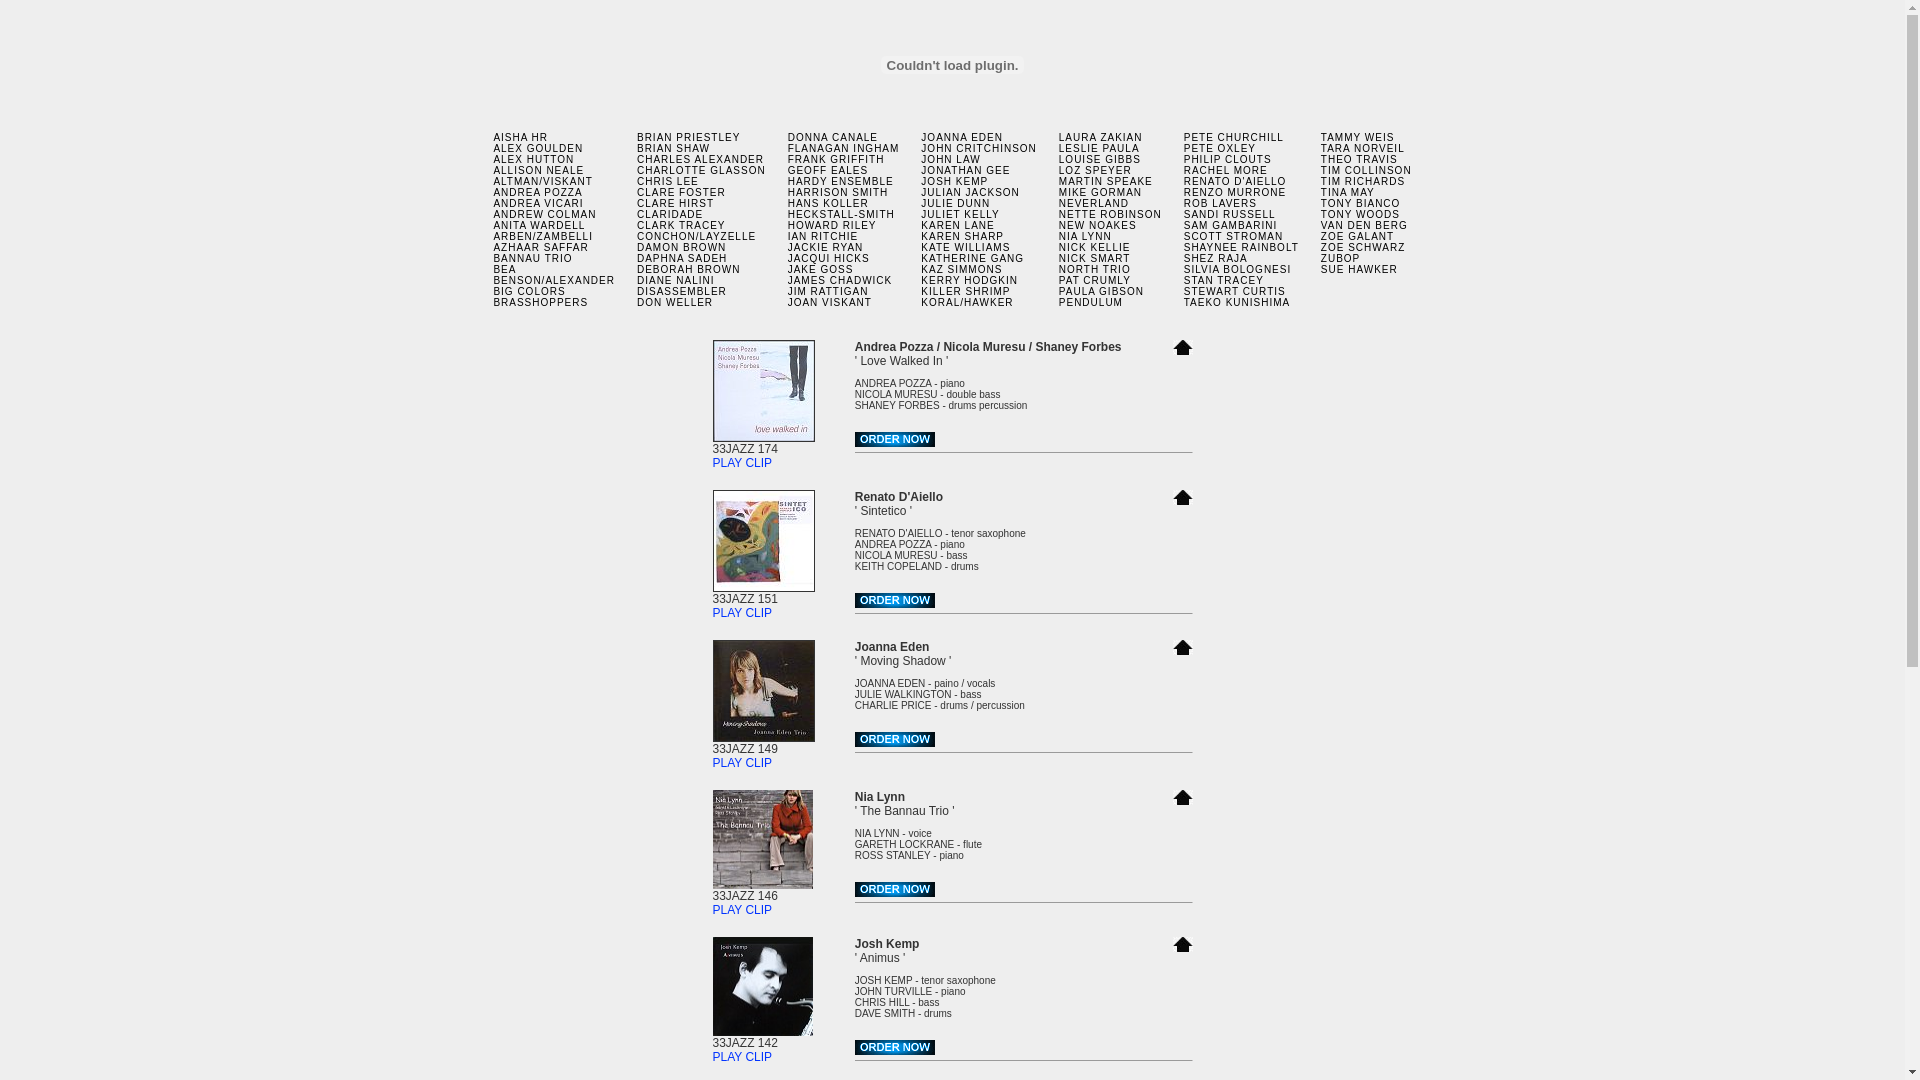 This screenshot has height=1080, width=1920. Describe the element at coordinates (786, 235) in the screenshot. I see `'IAN RITCHIE'` at that location.